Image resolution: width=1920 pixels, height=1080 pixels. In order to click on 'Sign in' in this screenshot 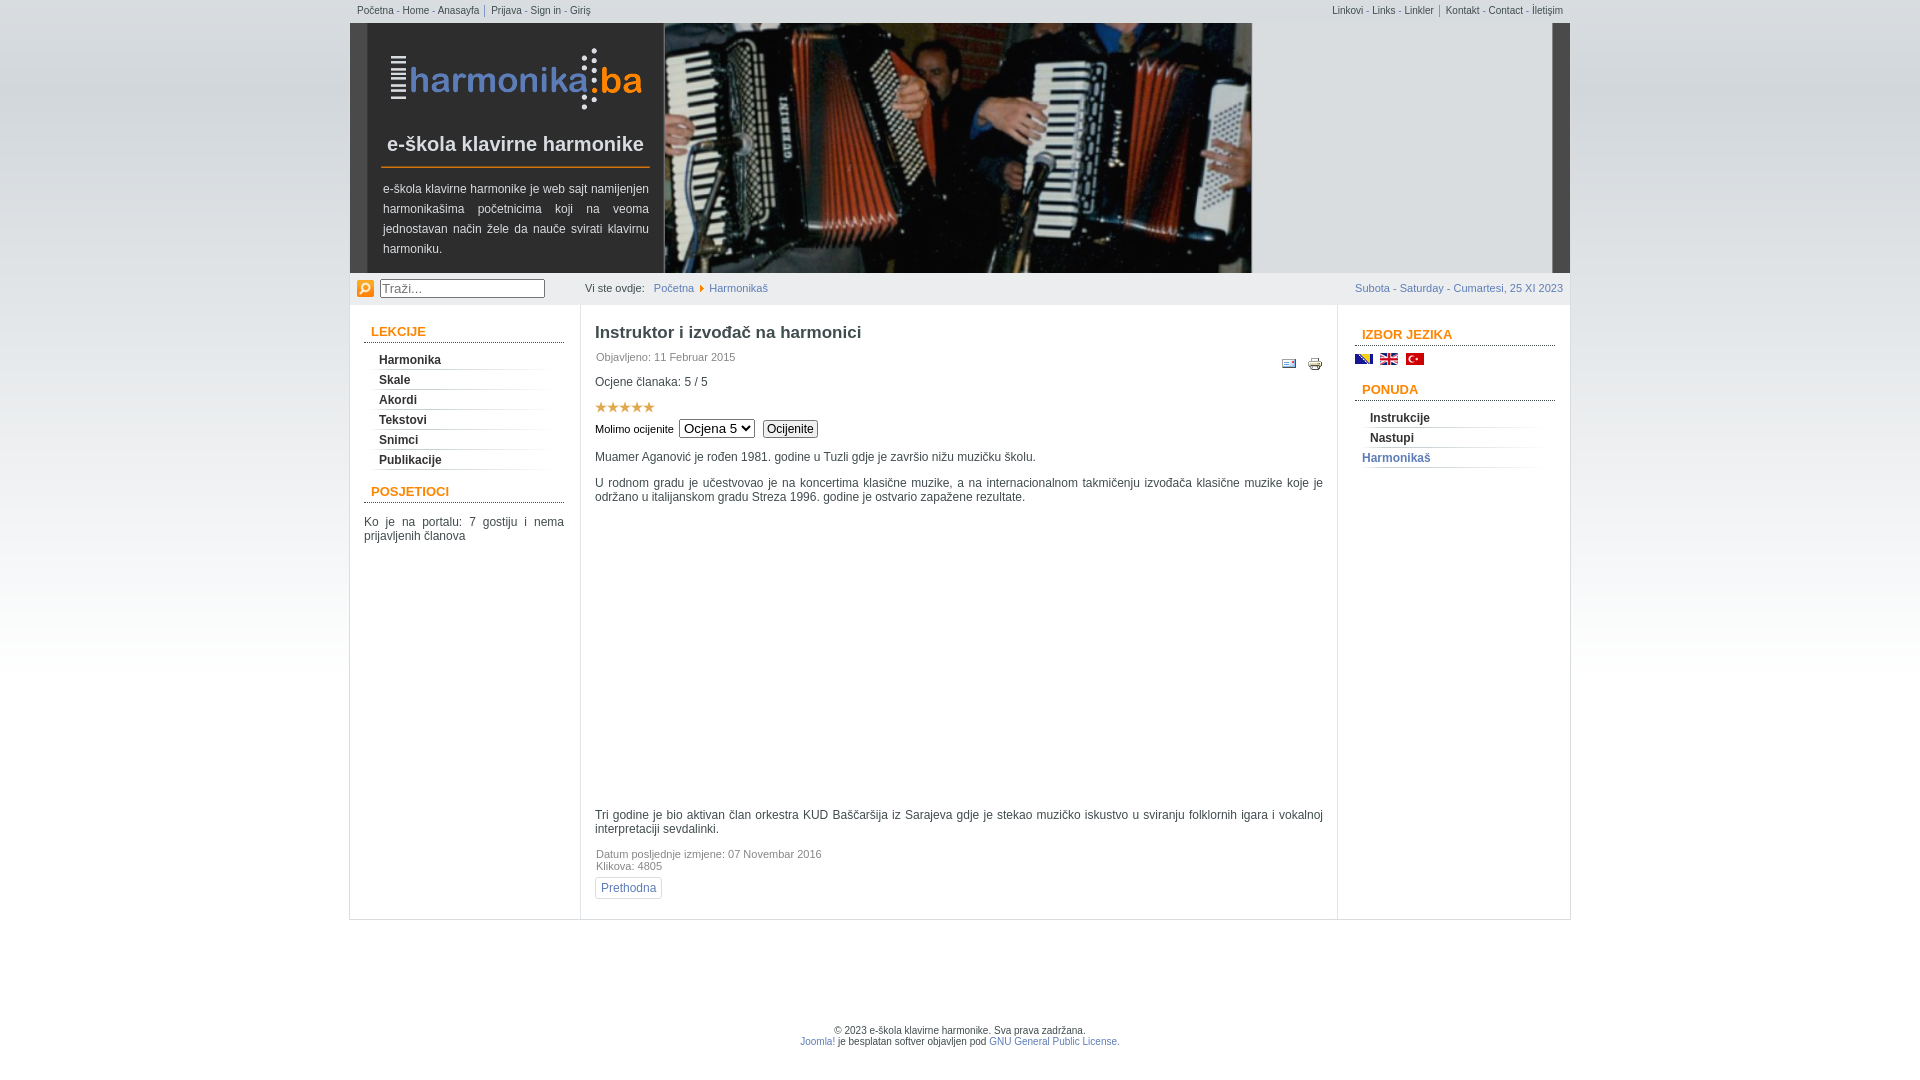, I will do `click(546, 10)`.